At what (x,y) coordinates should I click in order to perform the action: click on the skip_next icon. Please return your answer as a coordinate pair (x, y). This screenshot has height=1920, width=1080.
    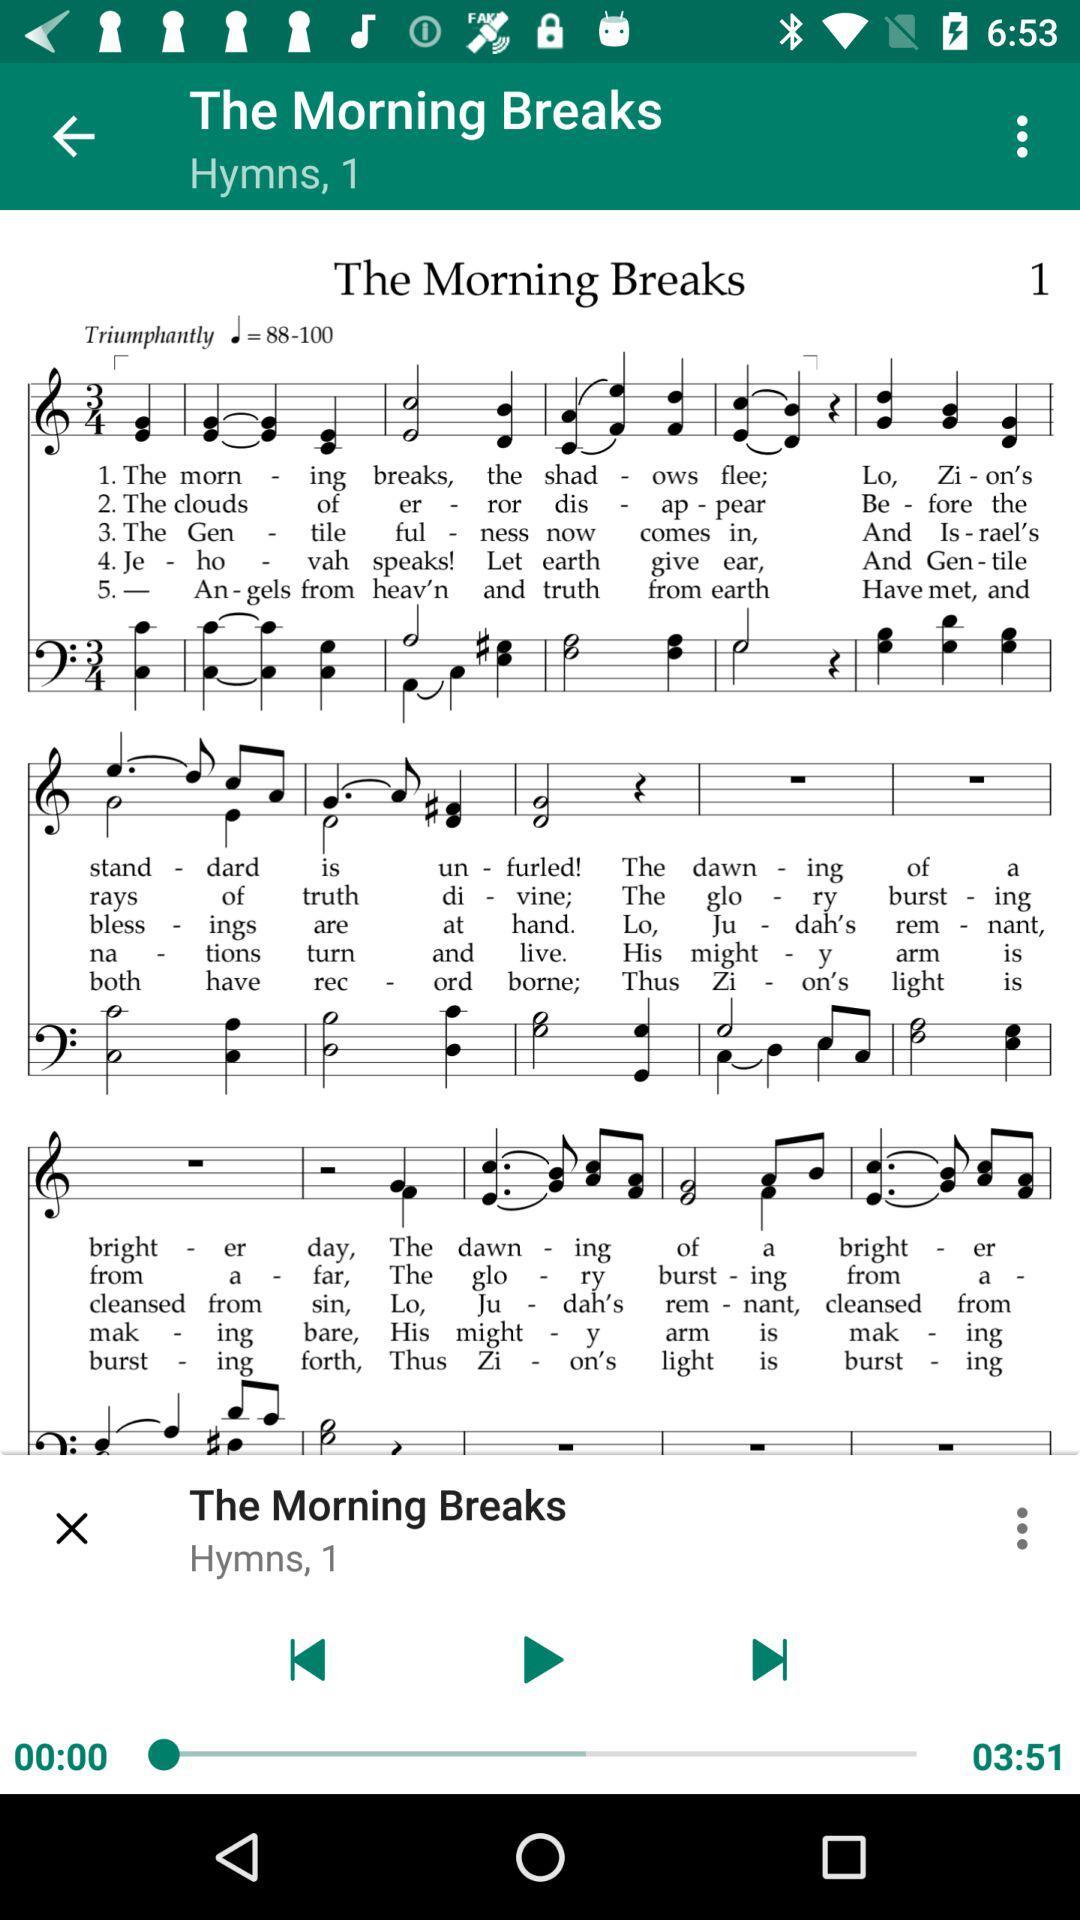
    Looking at the image, I should click on (770, 1659).